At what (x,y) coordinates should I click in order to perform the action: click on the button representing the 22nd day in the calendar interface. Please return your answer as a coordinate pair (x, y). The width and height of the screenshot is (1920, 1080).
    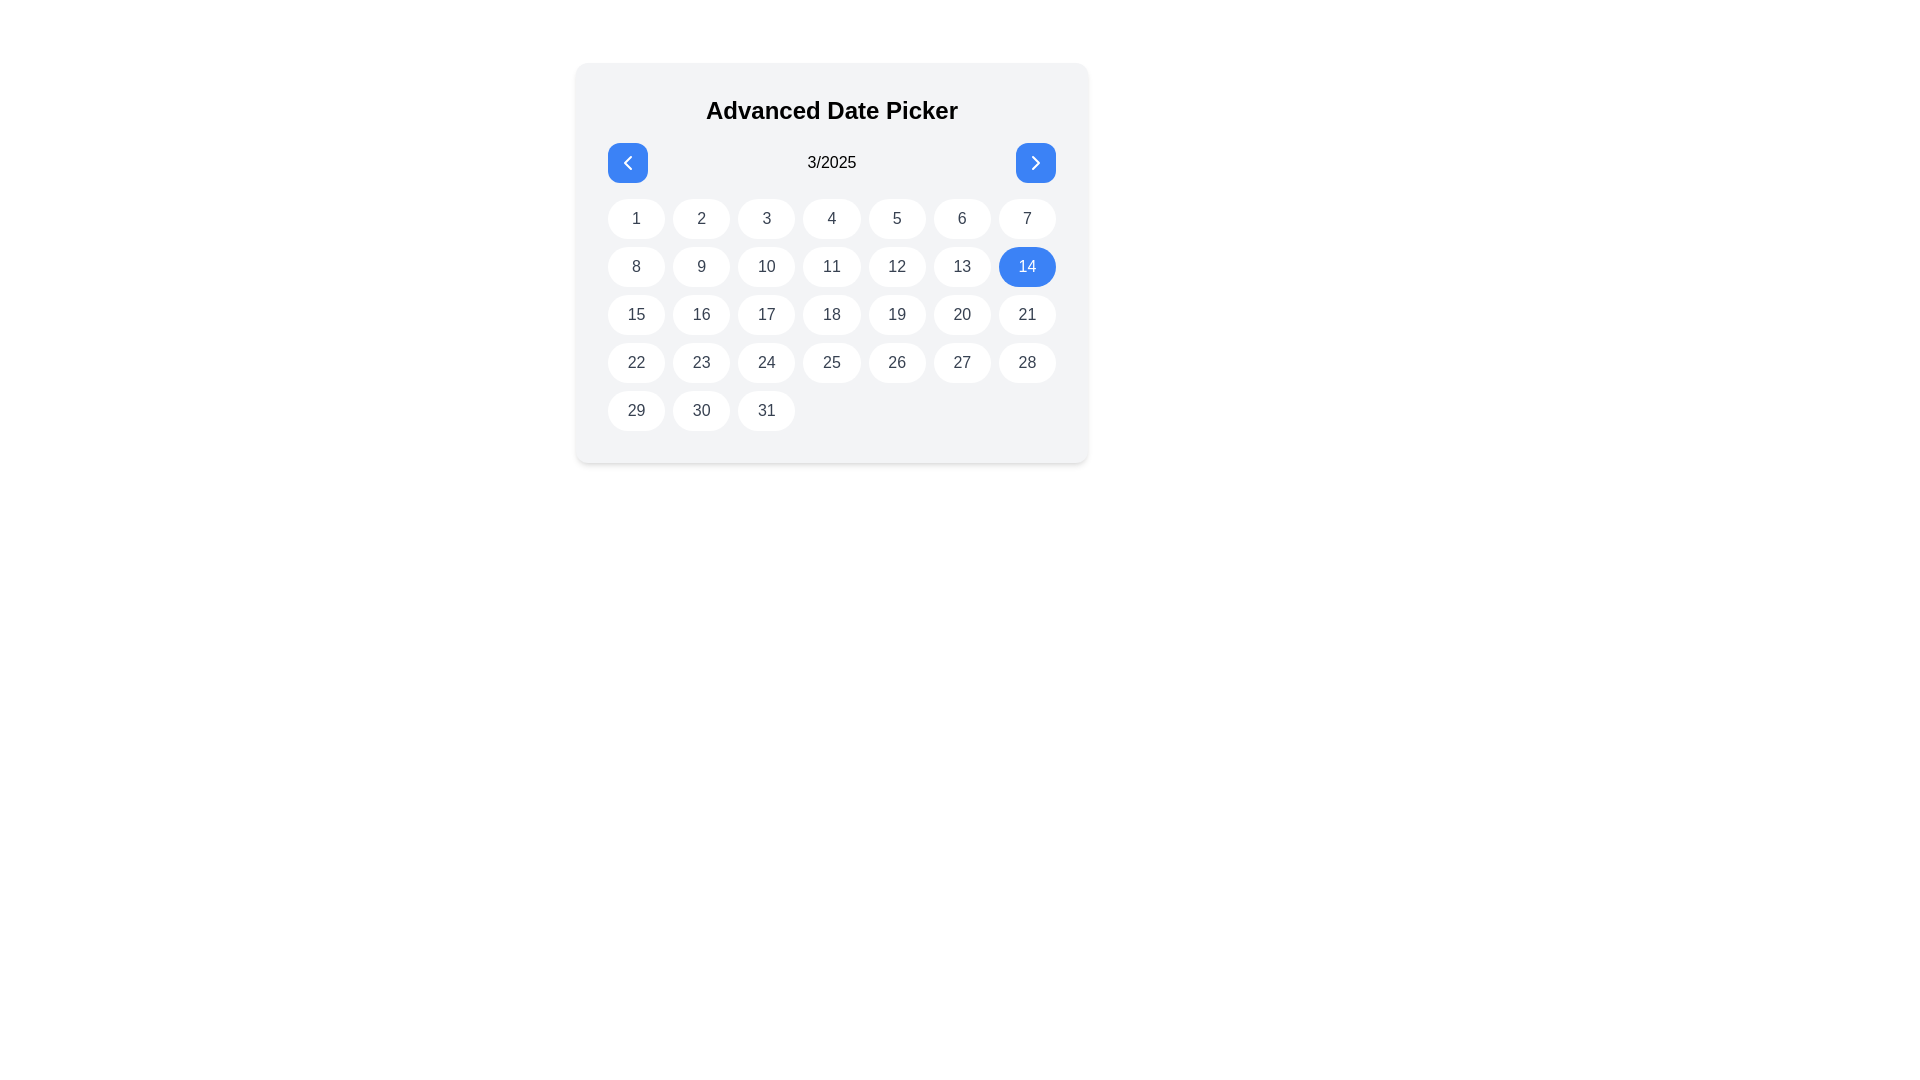
    Looking at the image, I should click on (635, 362).